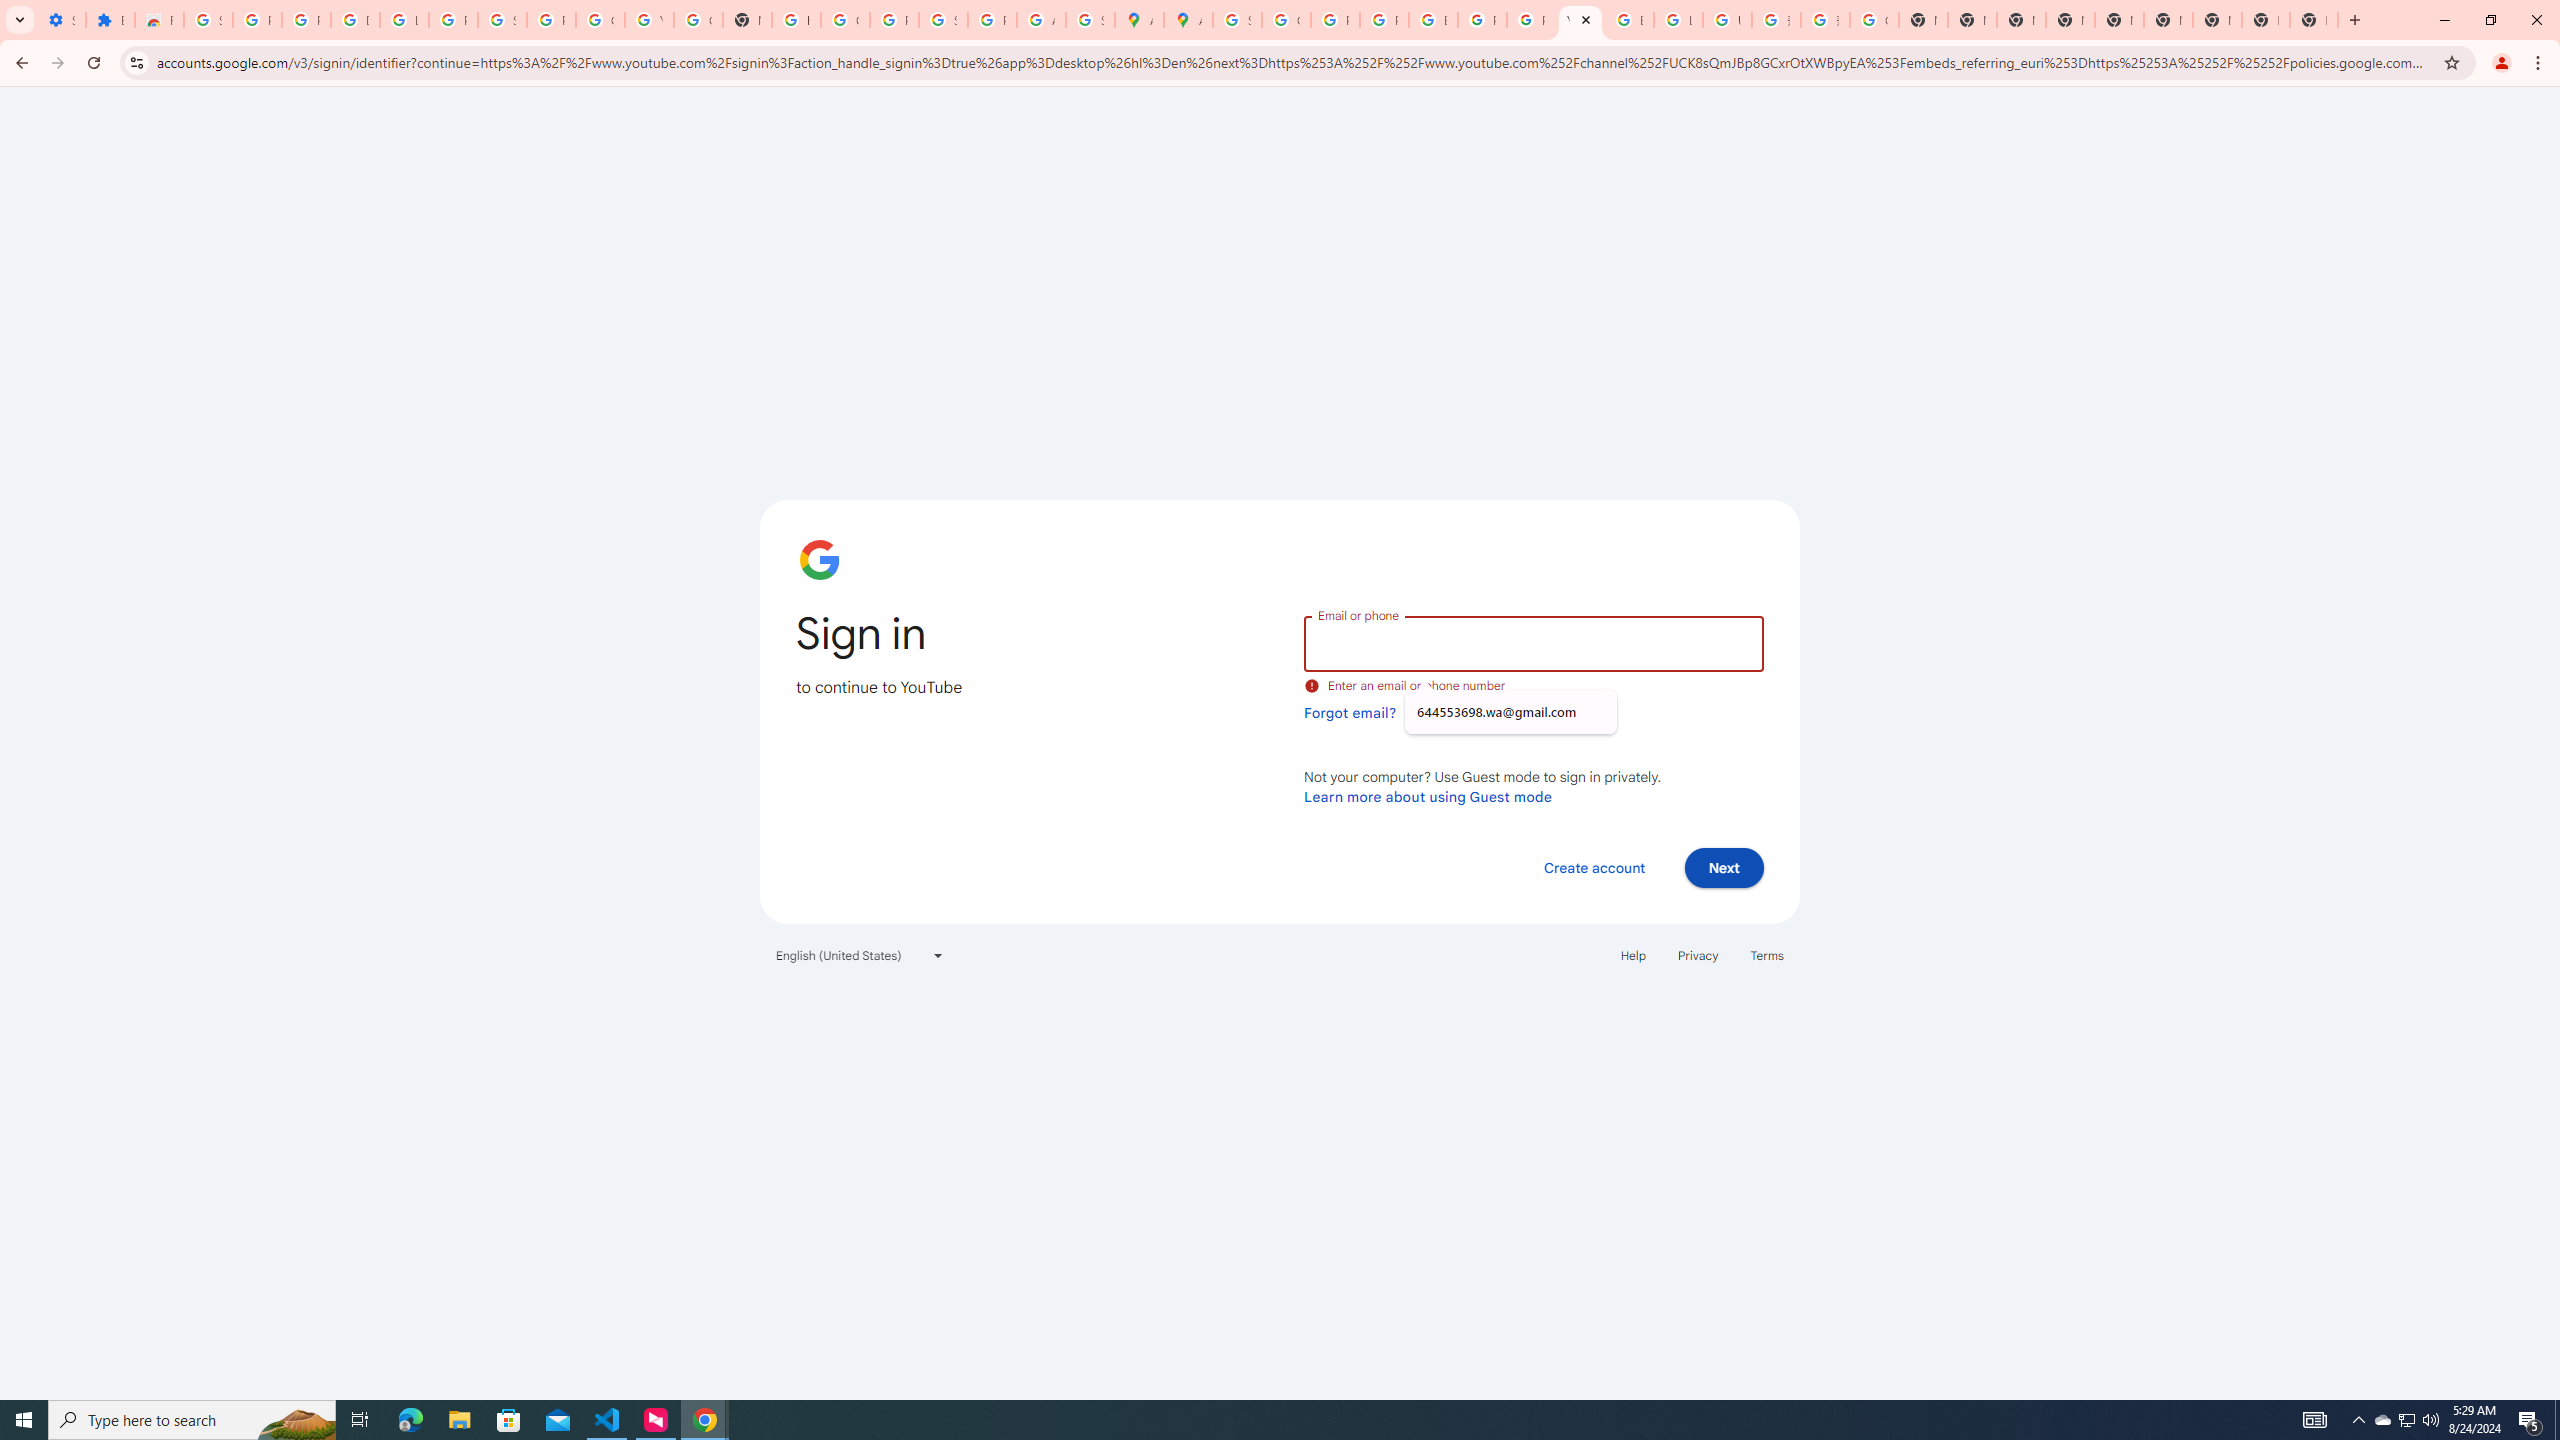 This screenshot has height=1440, width=2560. What do you see at coordinates (1724, 866) in the screenshot?
I see `'Next'` at bounding box center [1724, 866].